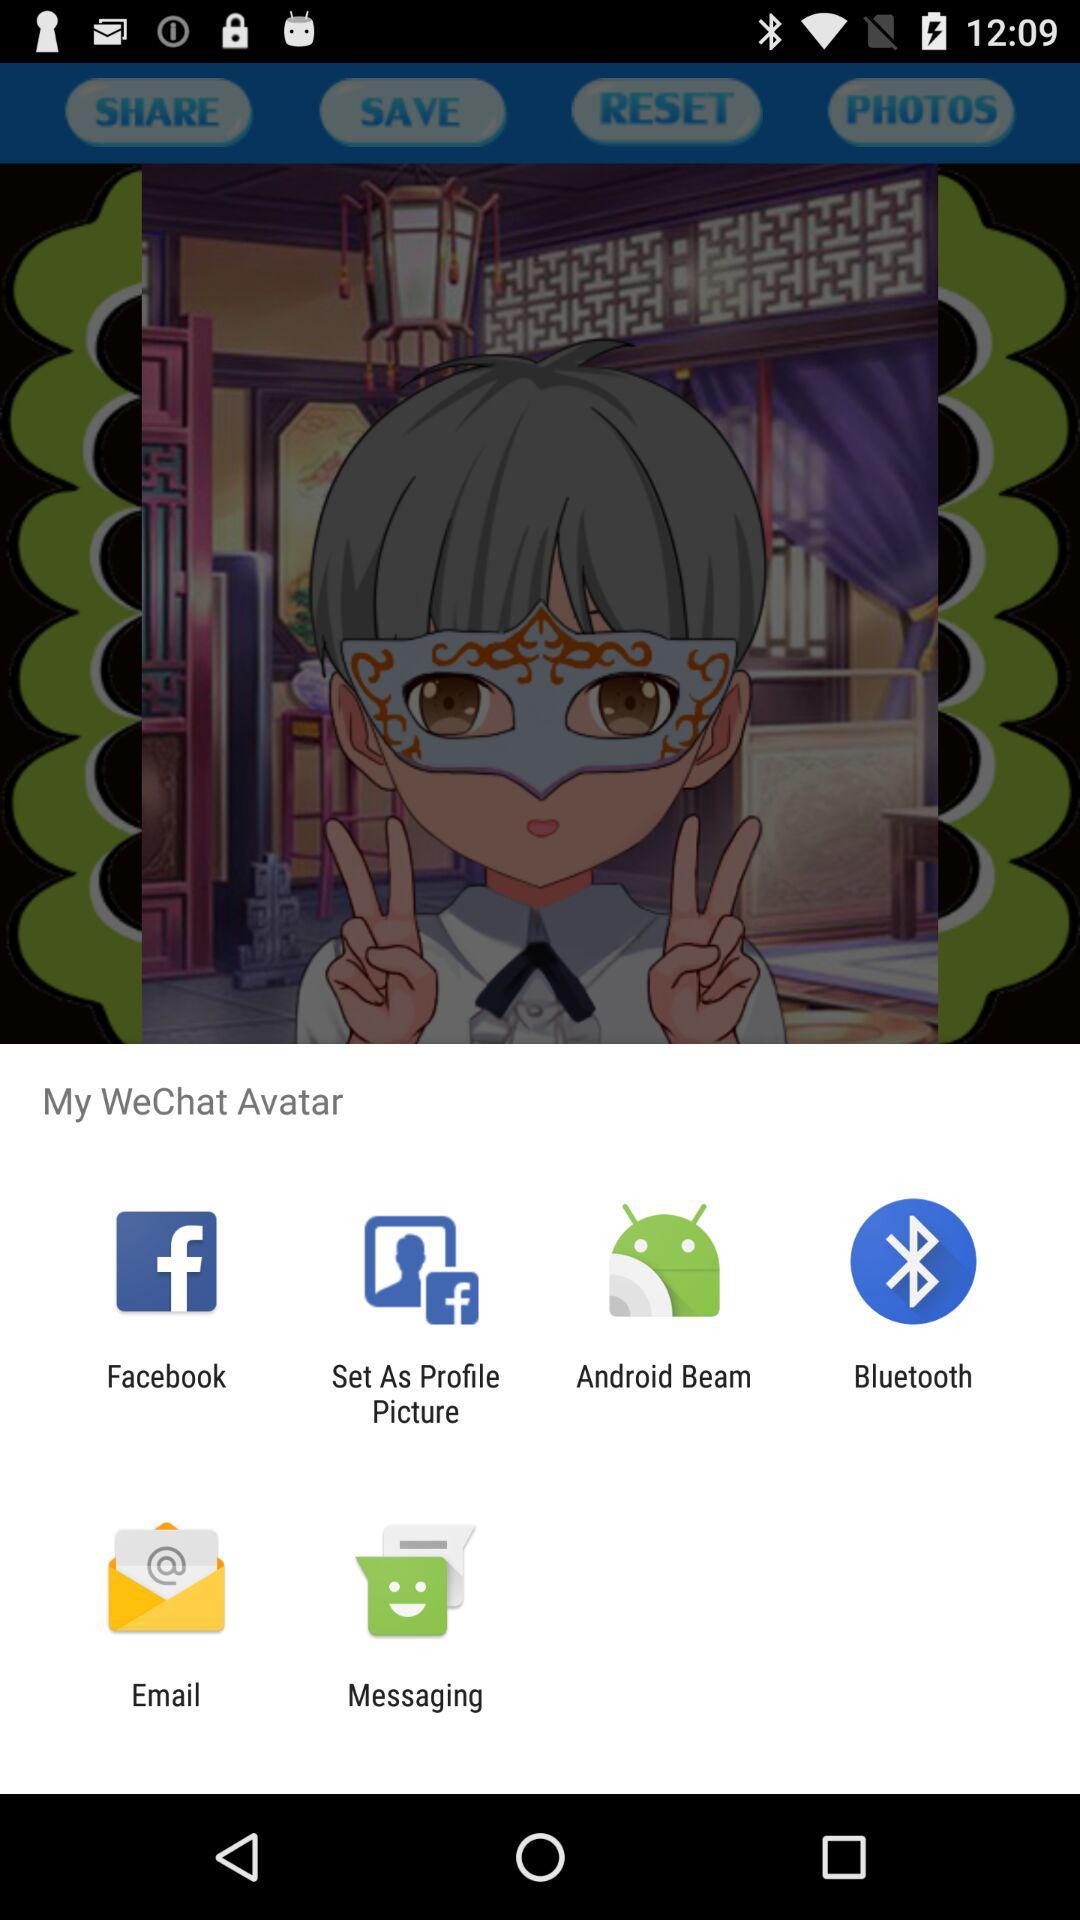 The width and height of the screenshot is (1080, 1920). Describe the element at coordinates (165, 1392) in the screenshot. I see `the icon next to the set as profile` at that location.